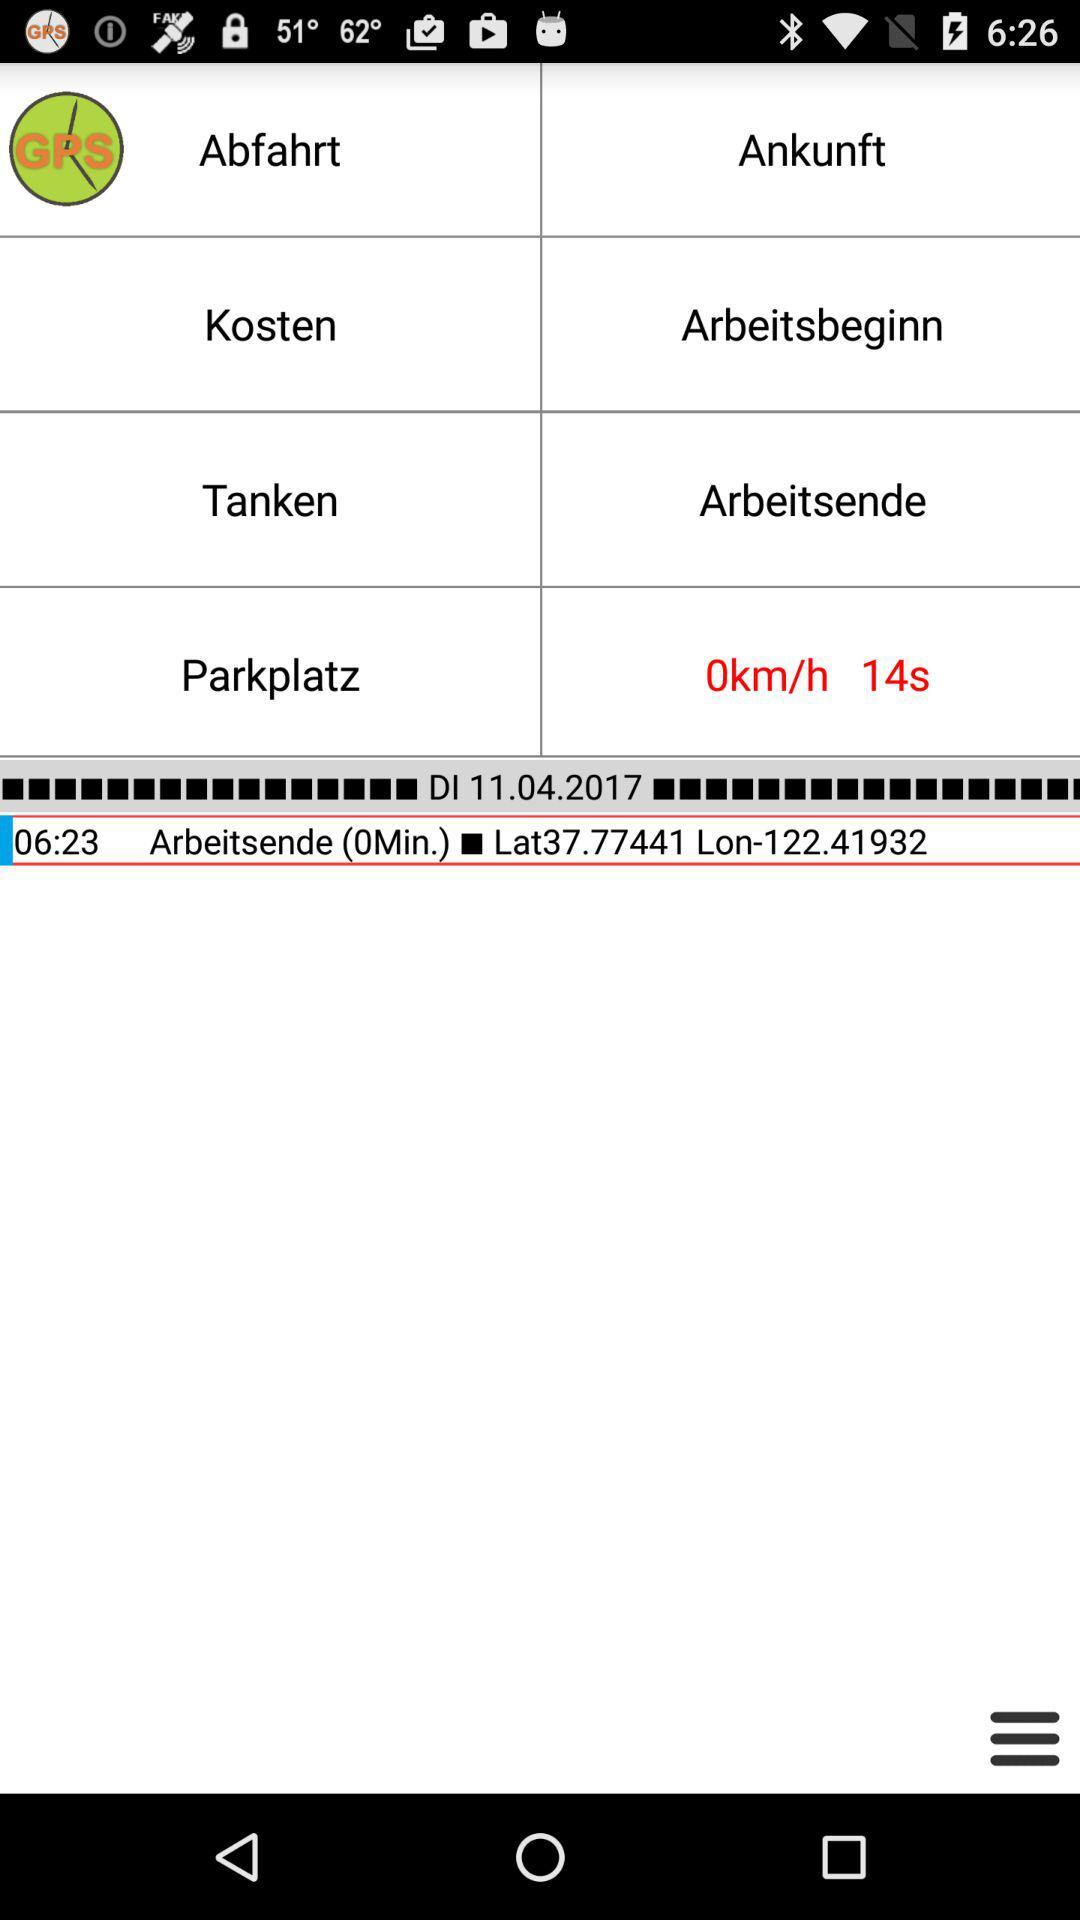  I want to click on the menu icon, so click(1024, 1860).